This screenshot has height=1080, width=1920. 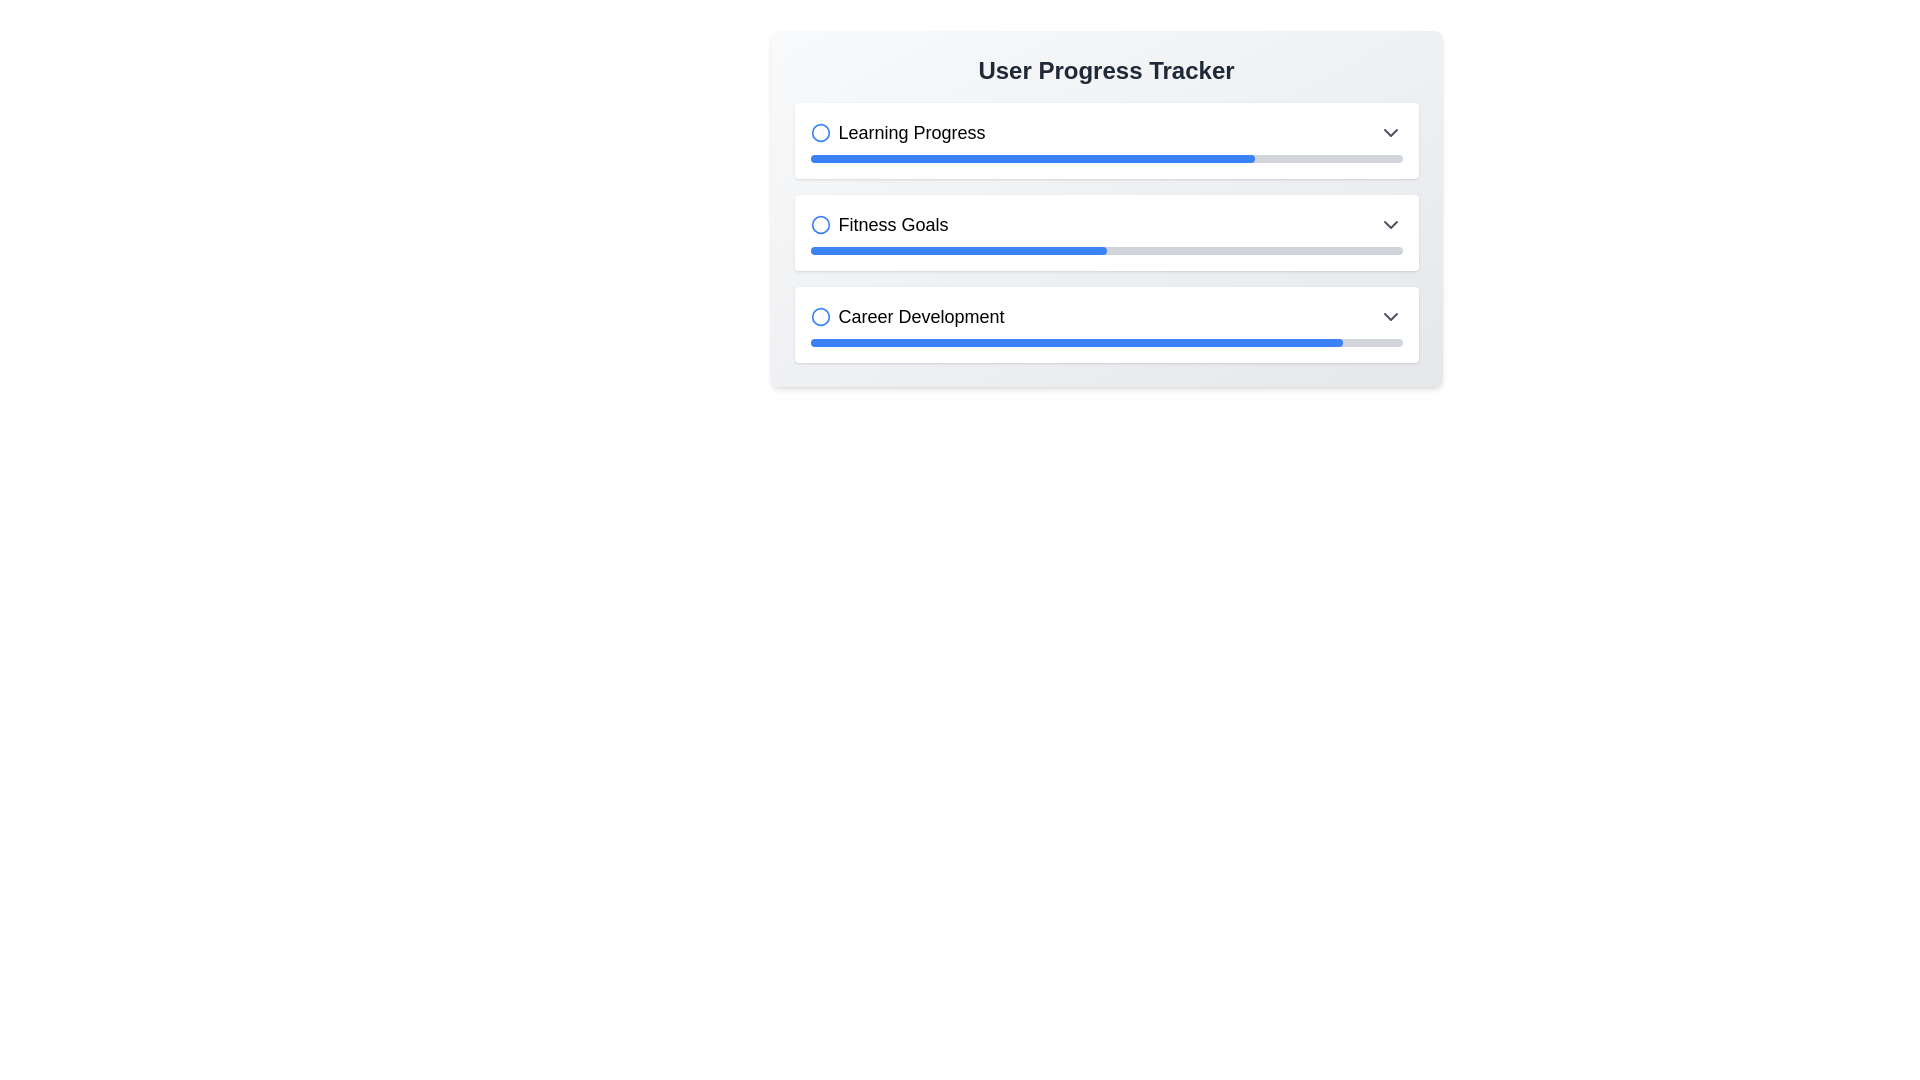 I want to click on the progress bar that visually represents the completion percentage of the 'Learning Progress' objective, located below the text label within the 'Learning Progress' card, so click(x=1105, y=157).